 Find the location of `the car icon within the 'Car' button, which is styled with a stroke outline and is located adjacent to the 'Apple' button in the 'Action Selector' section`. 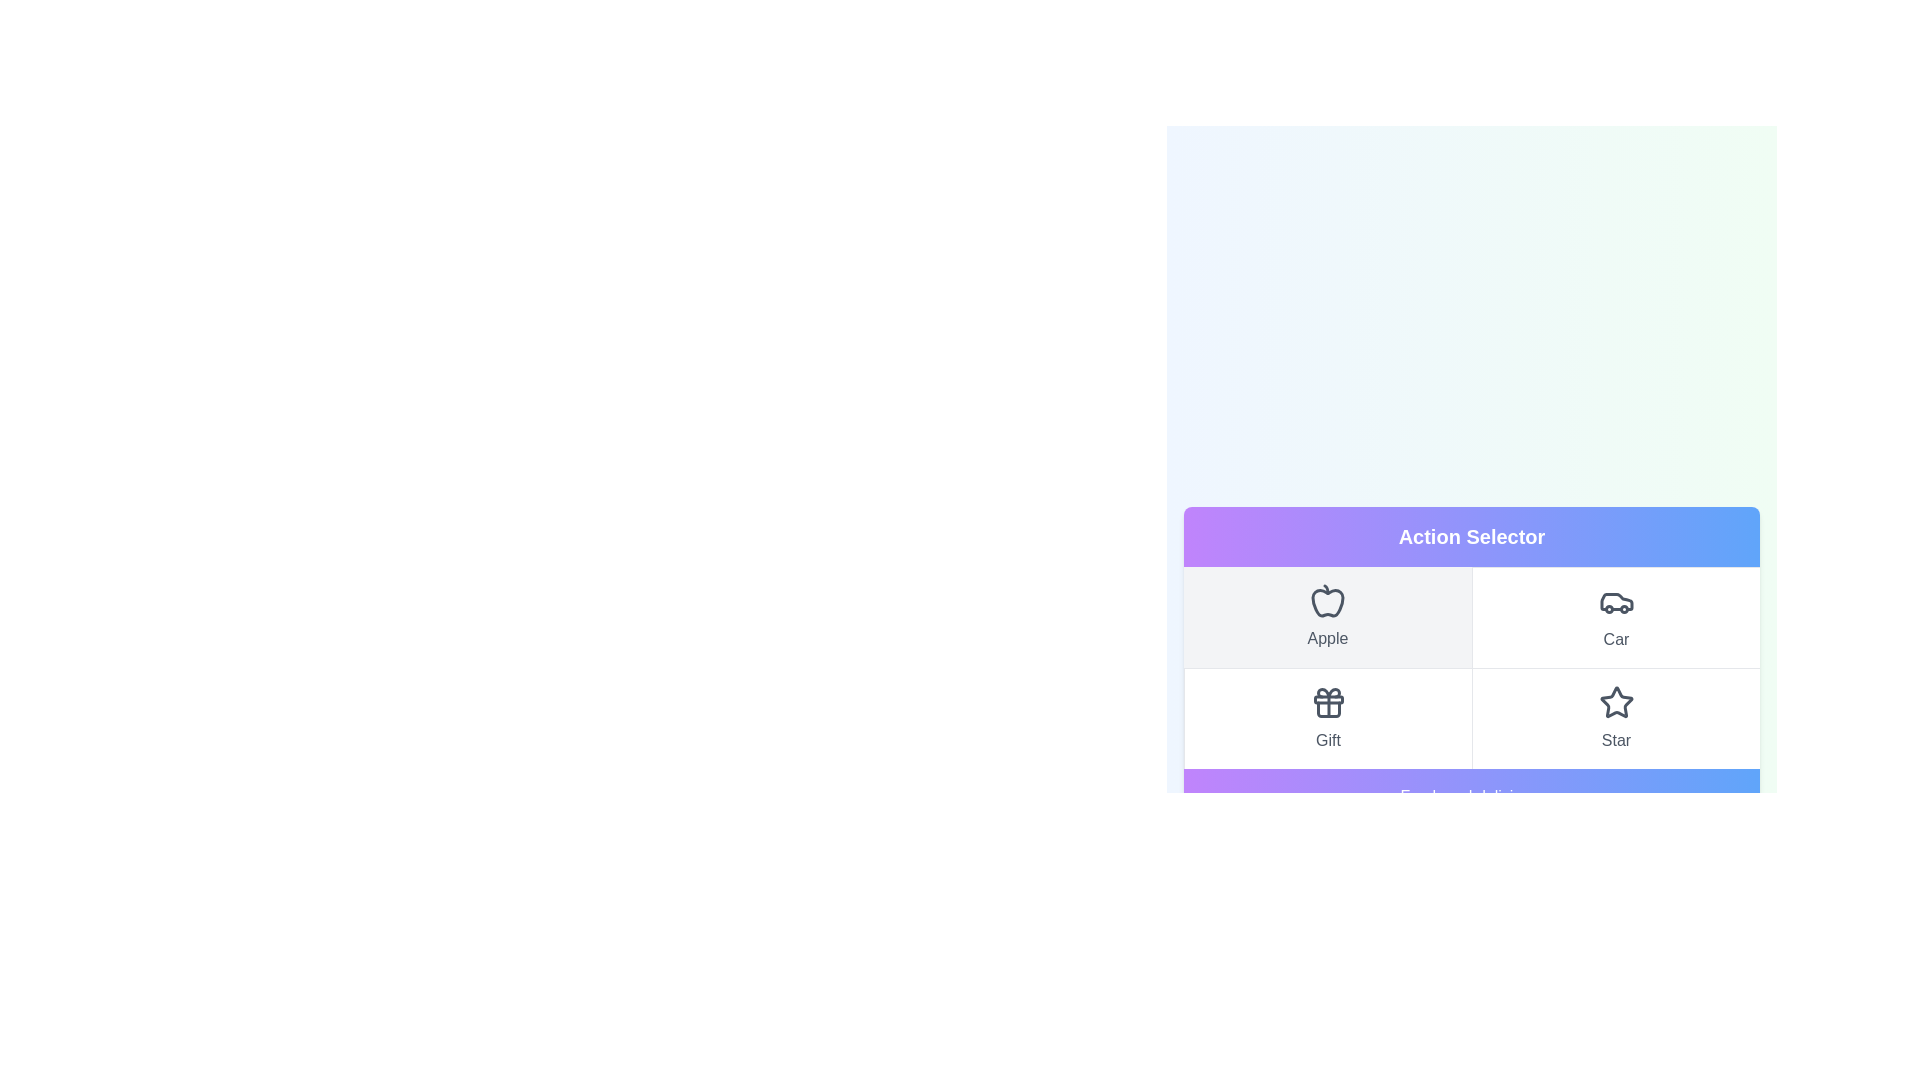

the car icon within the 'Car' button, which is styled with a stroke outline and is located adjacent to the 'Apple' button in the 'Action Selector' section is located at coordinates (1616, 600).